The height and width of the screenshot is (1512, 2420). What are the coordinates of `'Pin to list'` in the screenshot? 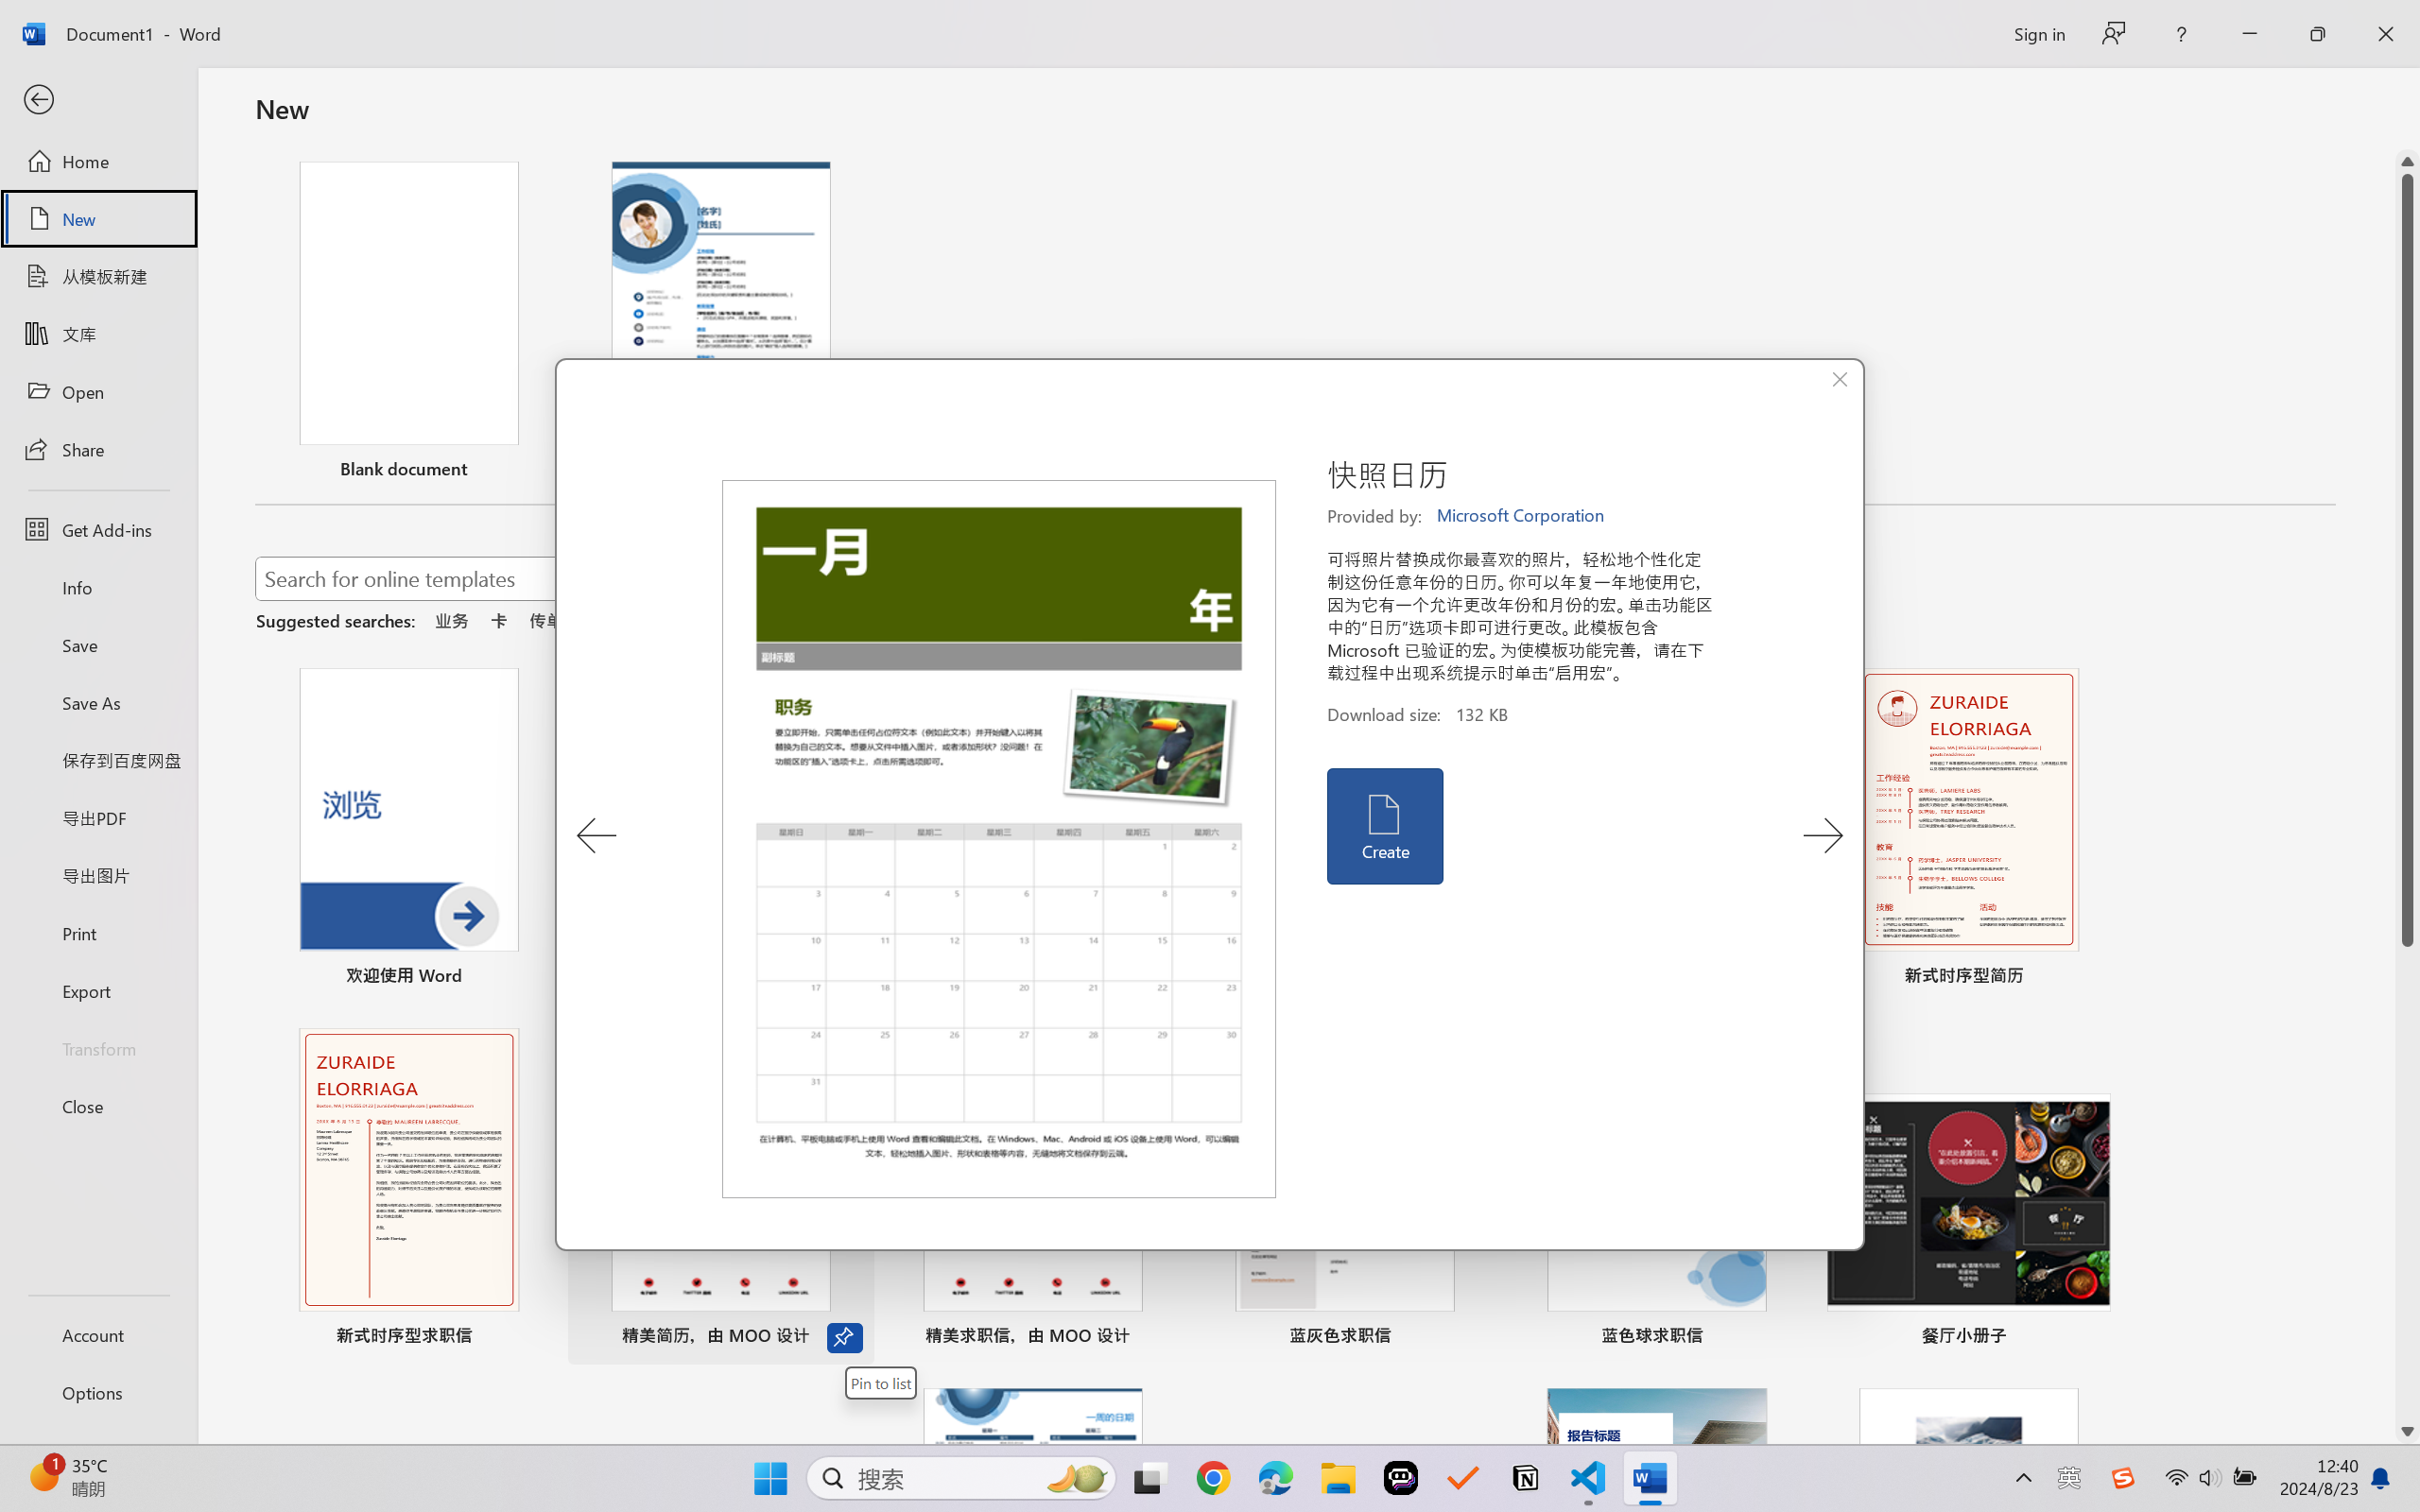 It's located at (879, 1383).